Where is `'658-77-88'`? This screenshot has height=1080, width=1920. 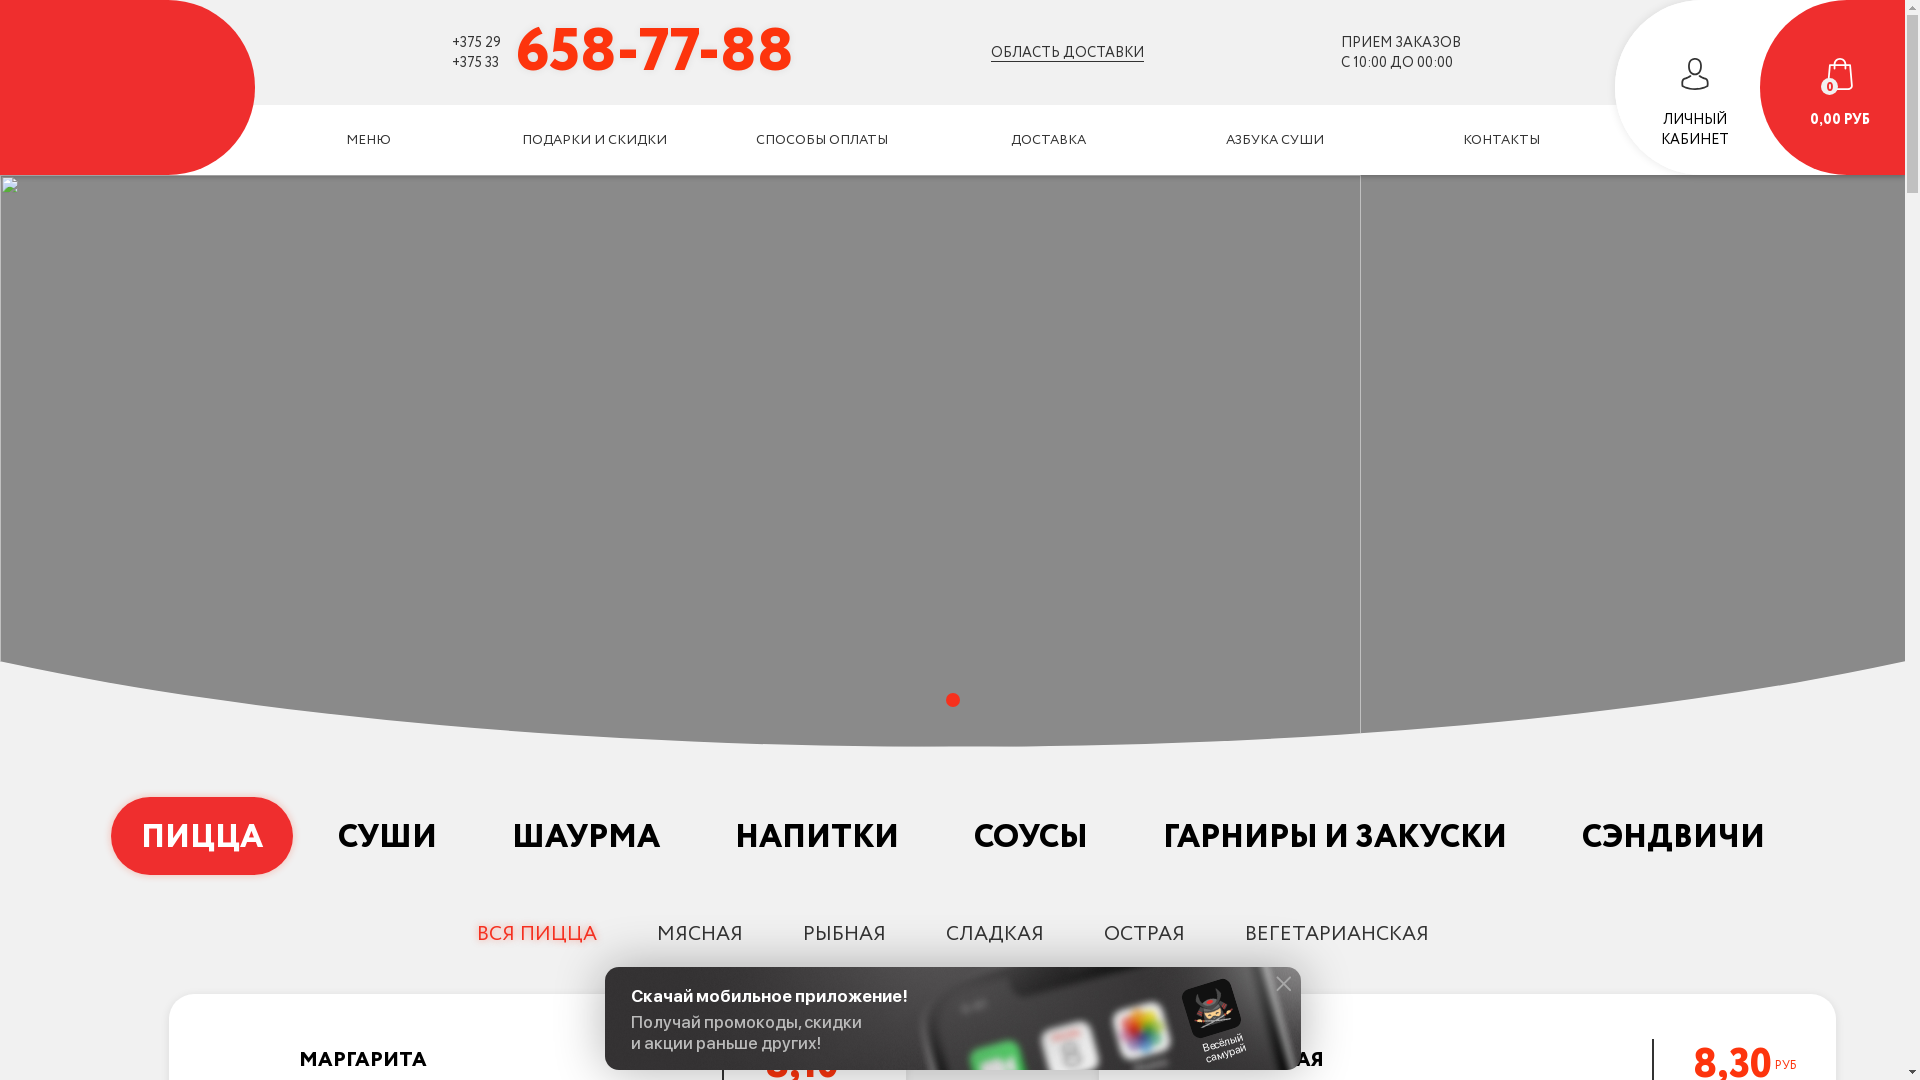 '658-77-88' is located at coordinates (654, 50).